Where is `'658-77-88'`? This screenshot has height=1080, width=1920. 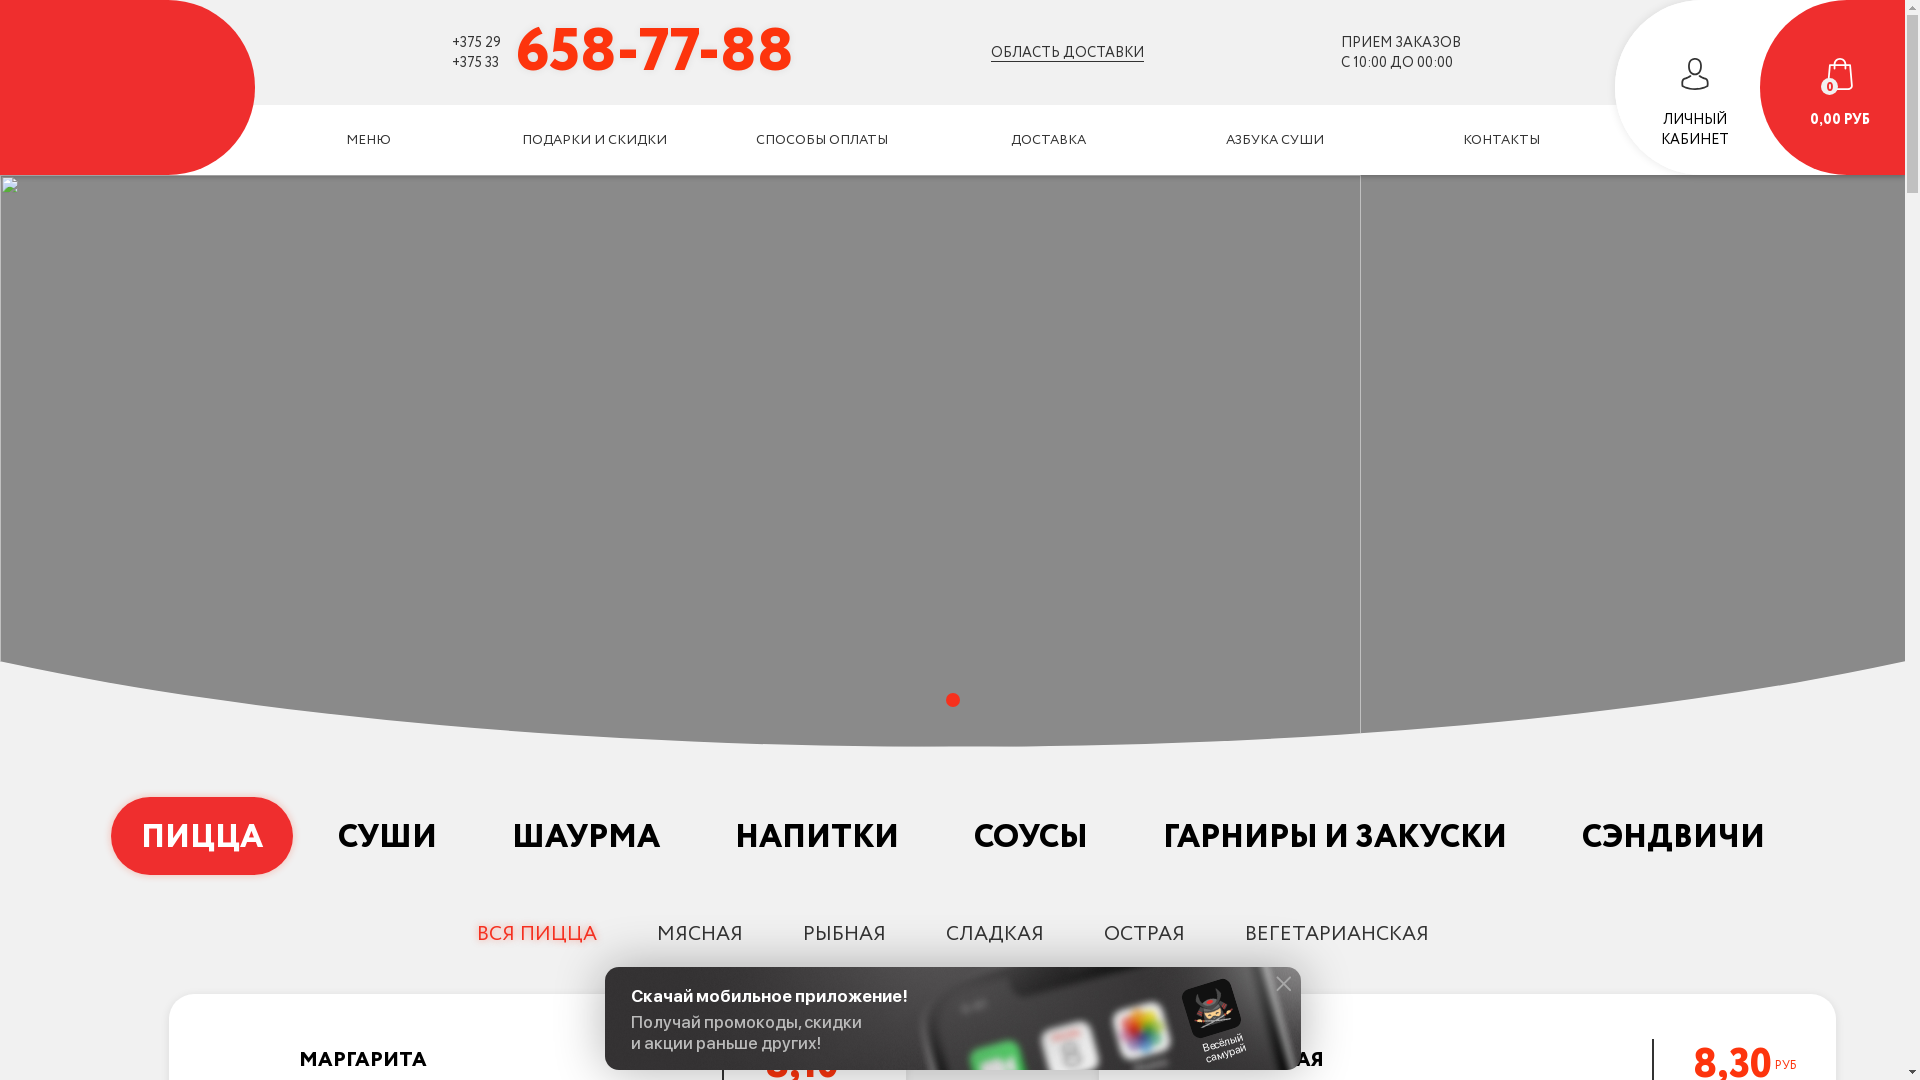 '658-77-88' is located at coordinates (654, 50).